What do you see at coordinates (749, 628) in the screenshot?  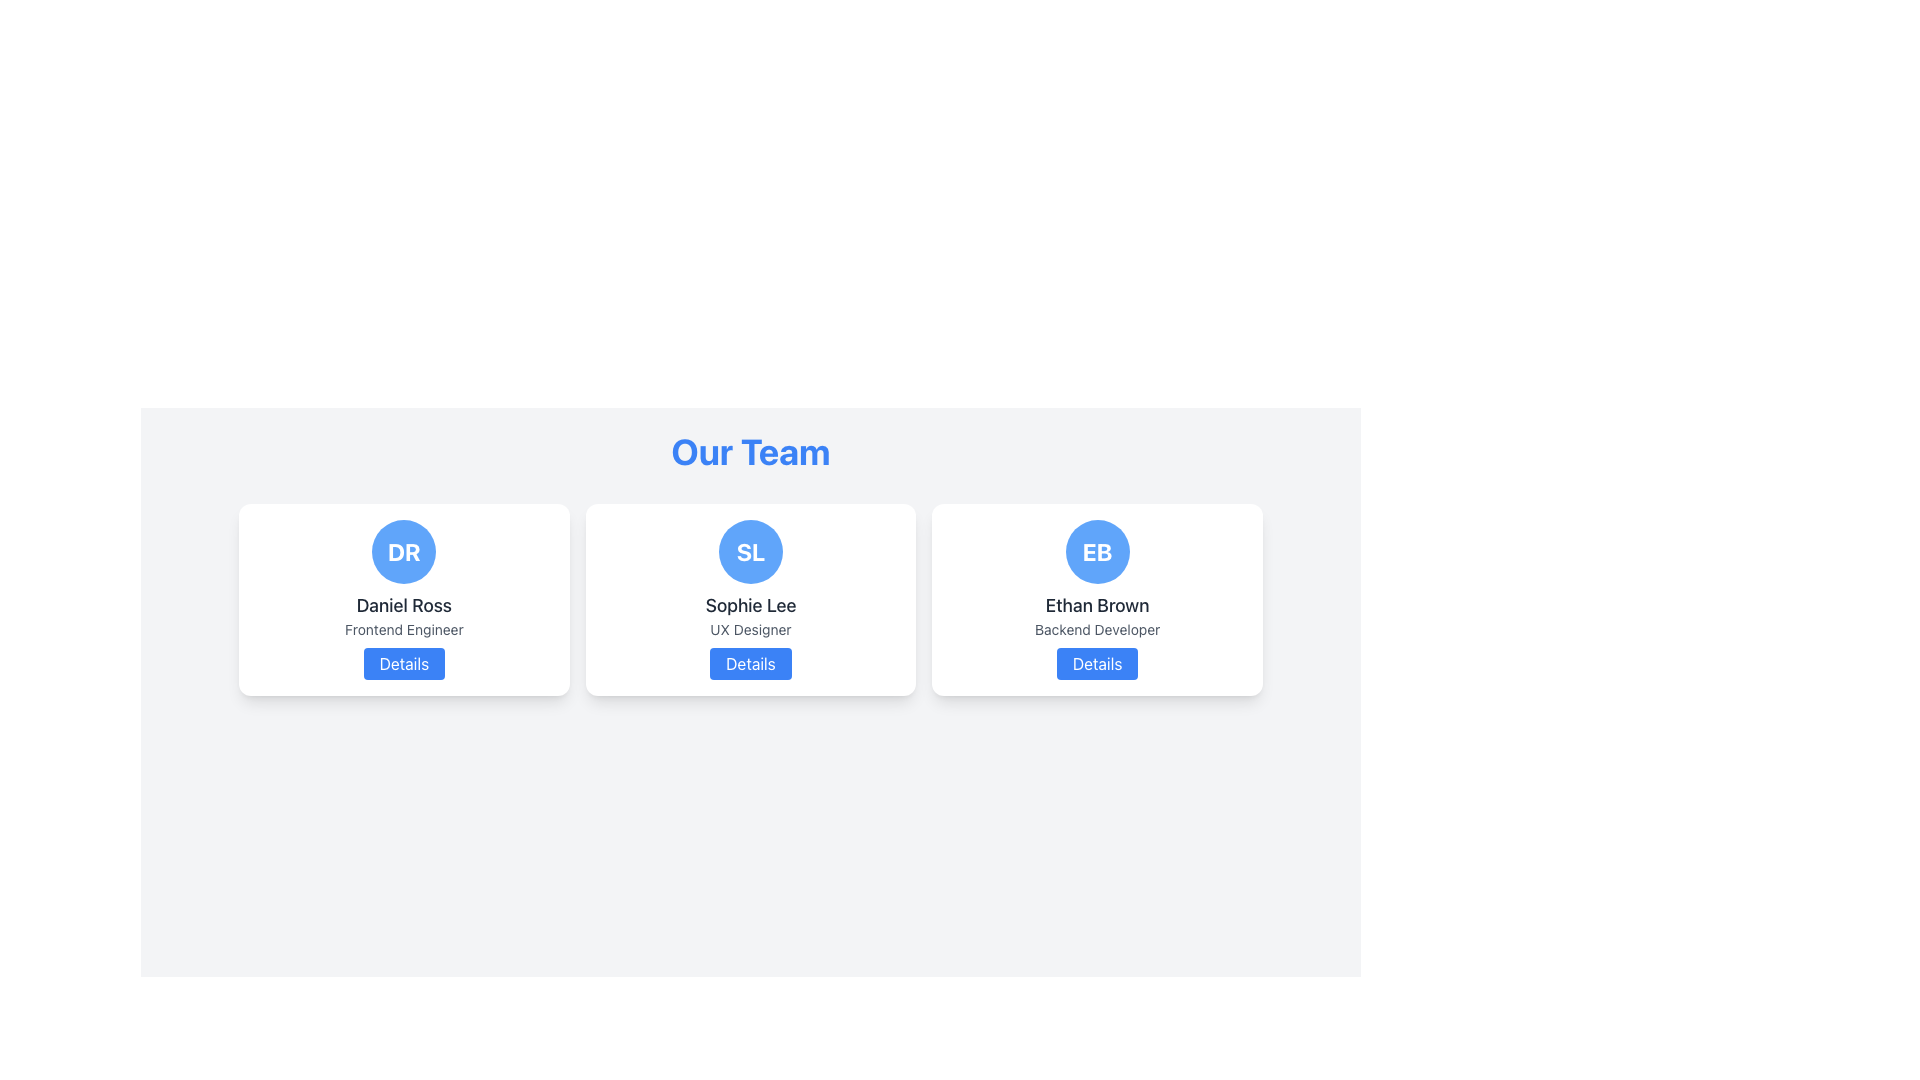 I see `the text label displaying 'UX Designer' in gray color, which is positioned below the 'Sophie Lee' header and above the 'Details' button` at bounding box center [749, 628].